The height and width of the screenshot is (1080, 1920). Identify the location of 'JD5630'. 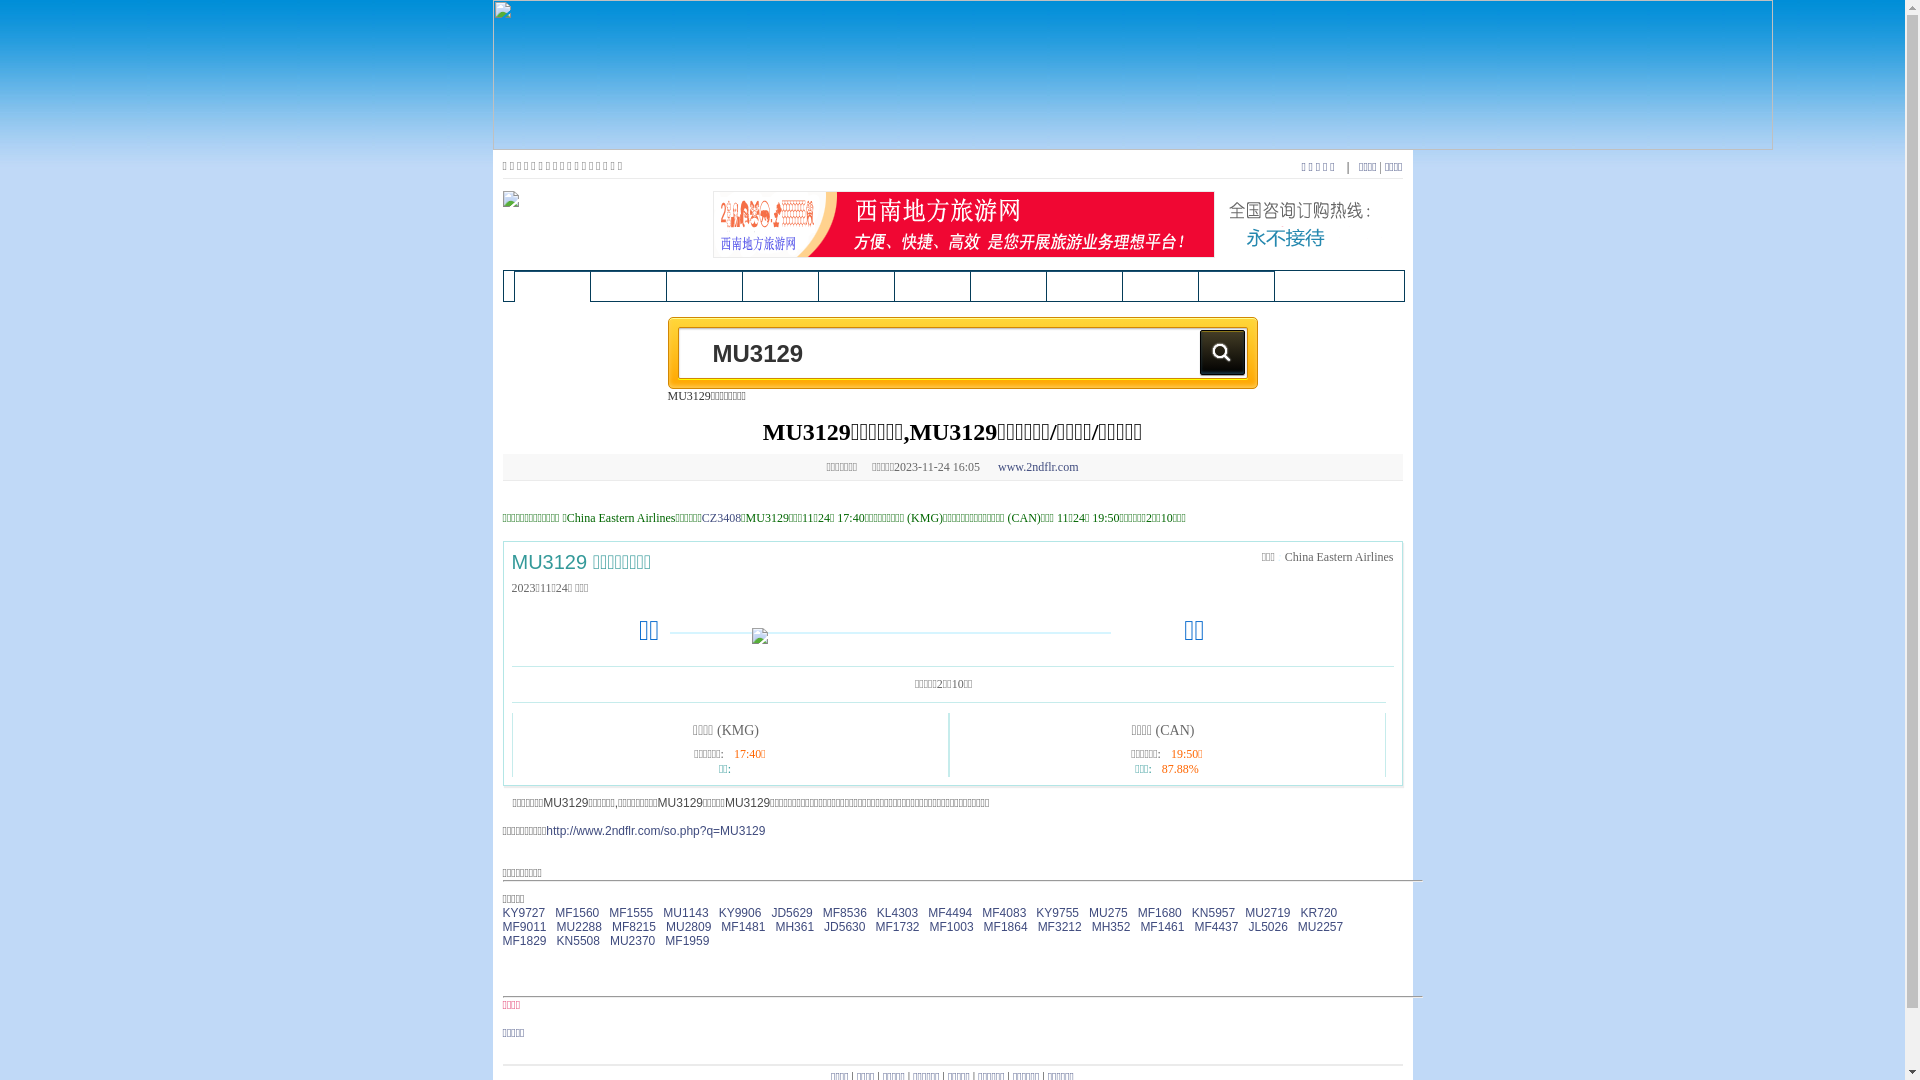
(824, 926).